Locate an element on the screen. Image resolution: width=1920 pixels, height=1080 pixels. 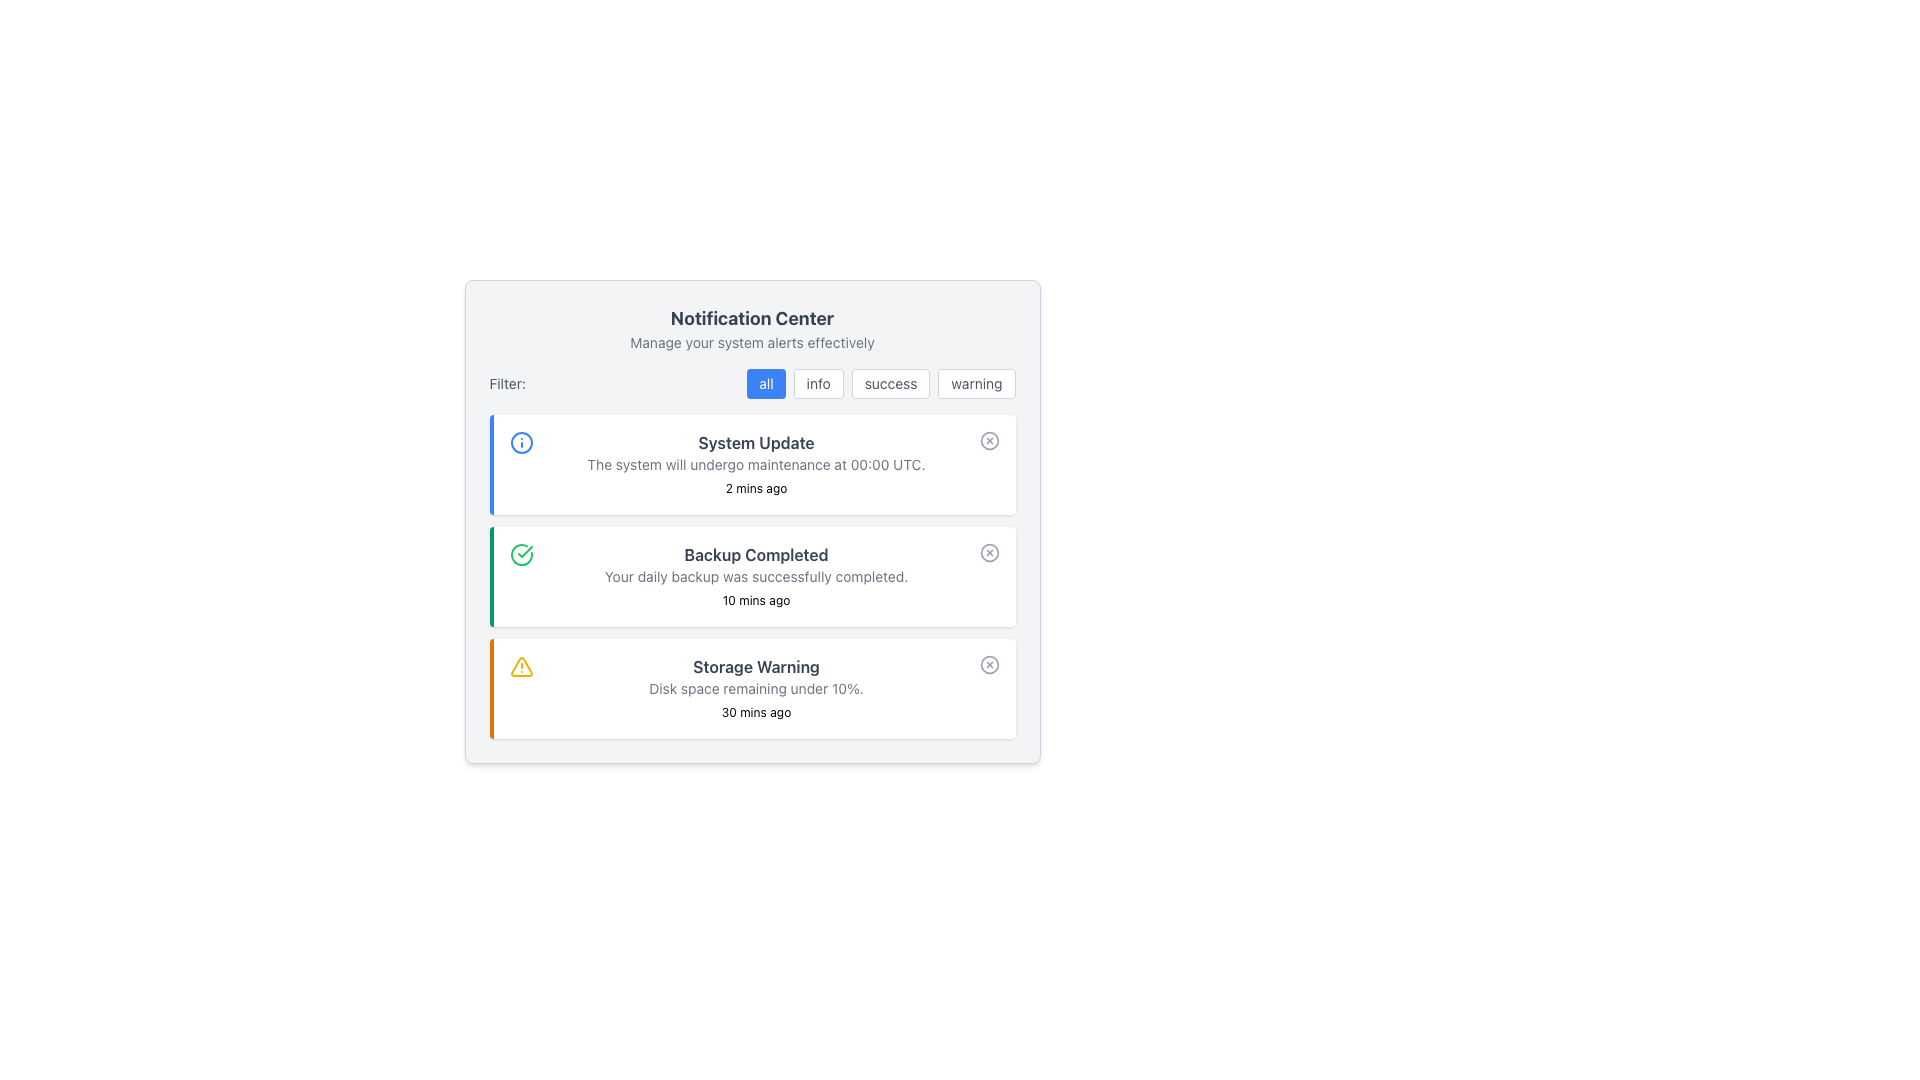
the first notification card in the Notification Center which informs users about the system maintenance is located at coordinates (755, 465).